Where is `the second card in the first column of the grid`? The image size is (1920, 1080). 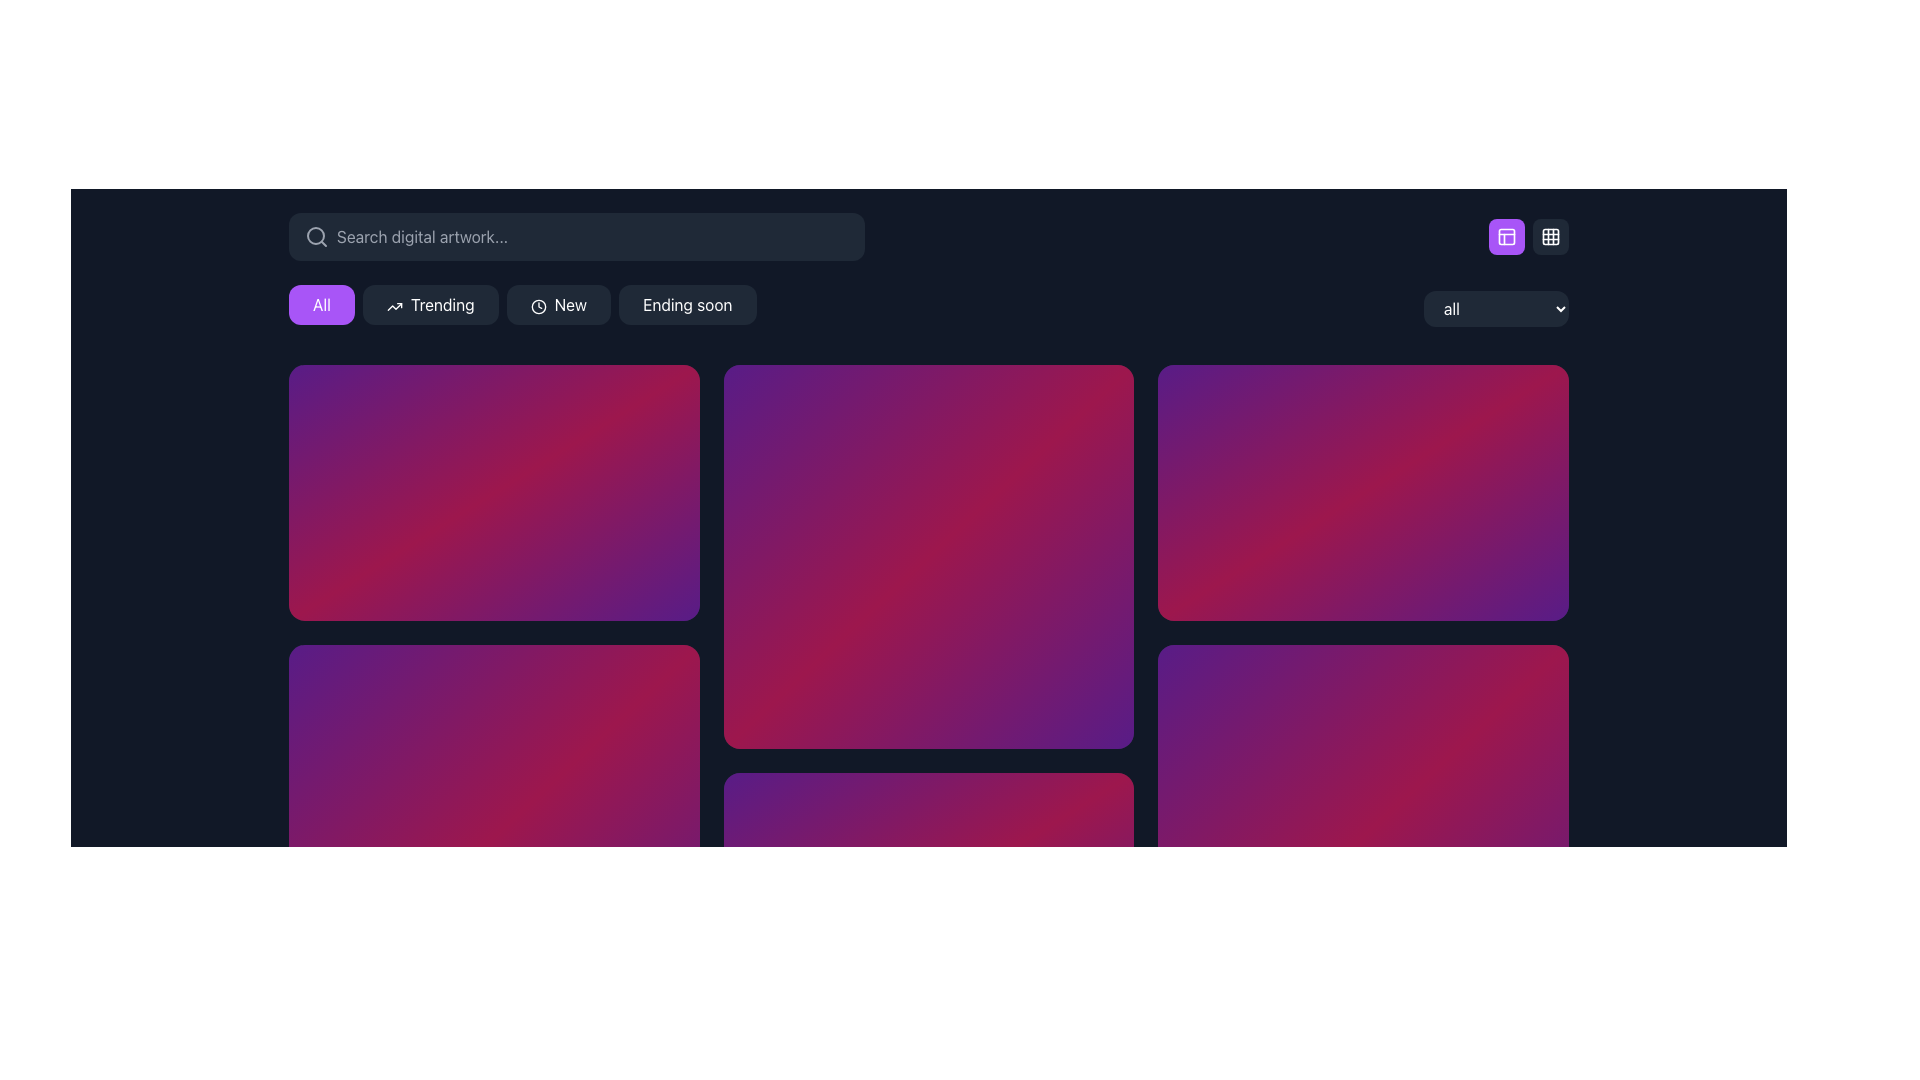
the second card in the first column of the grid is located at coordinates (494, 837).